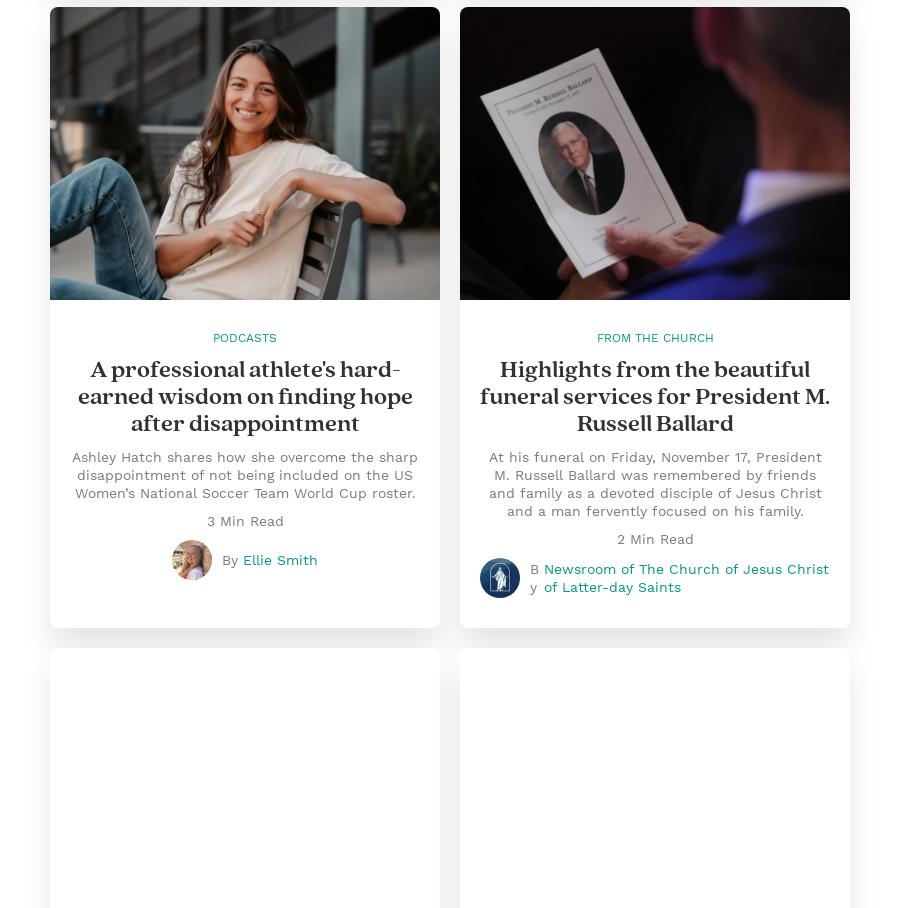 Image resolution: width=900 pixels, height=908 pixels. I want to click on 'Highlights from the beautiful funeral services for President M. Russell Ballard', so click(655, 395).